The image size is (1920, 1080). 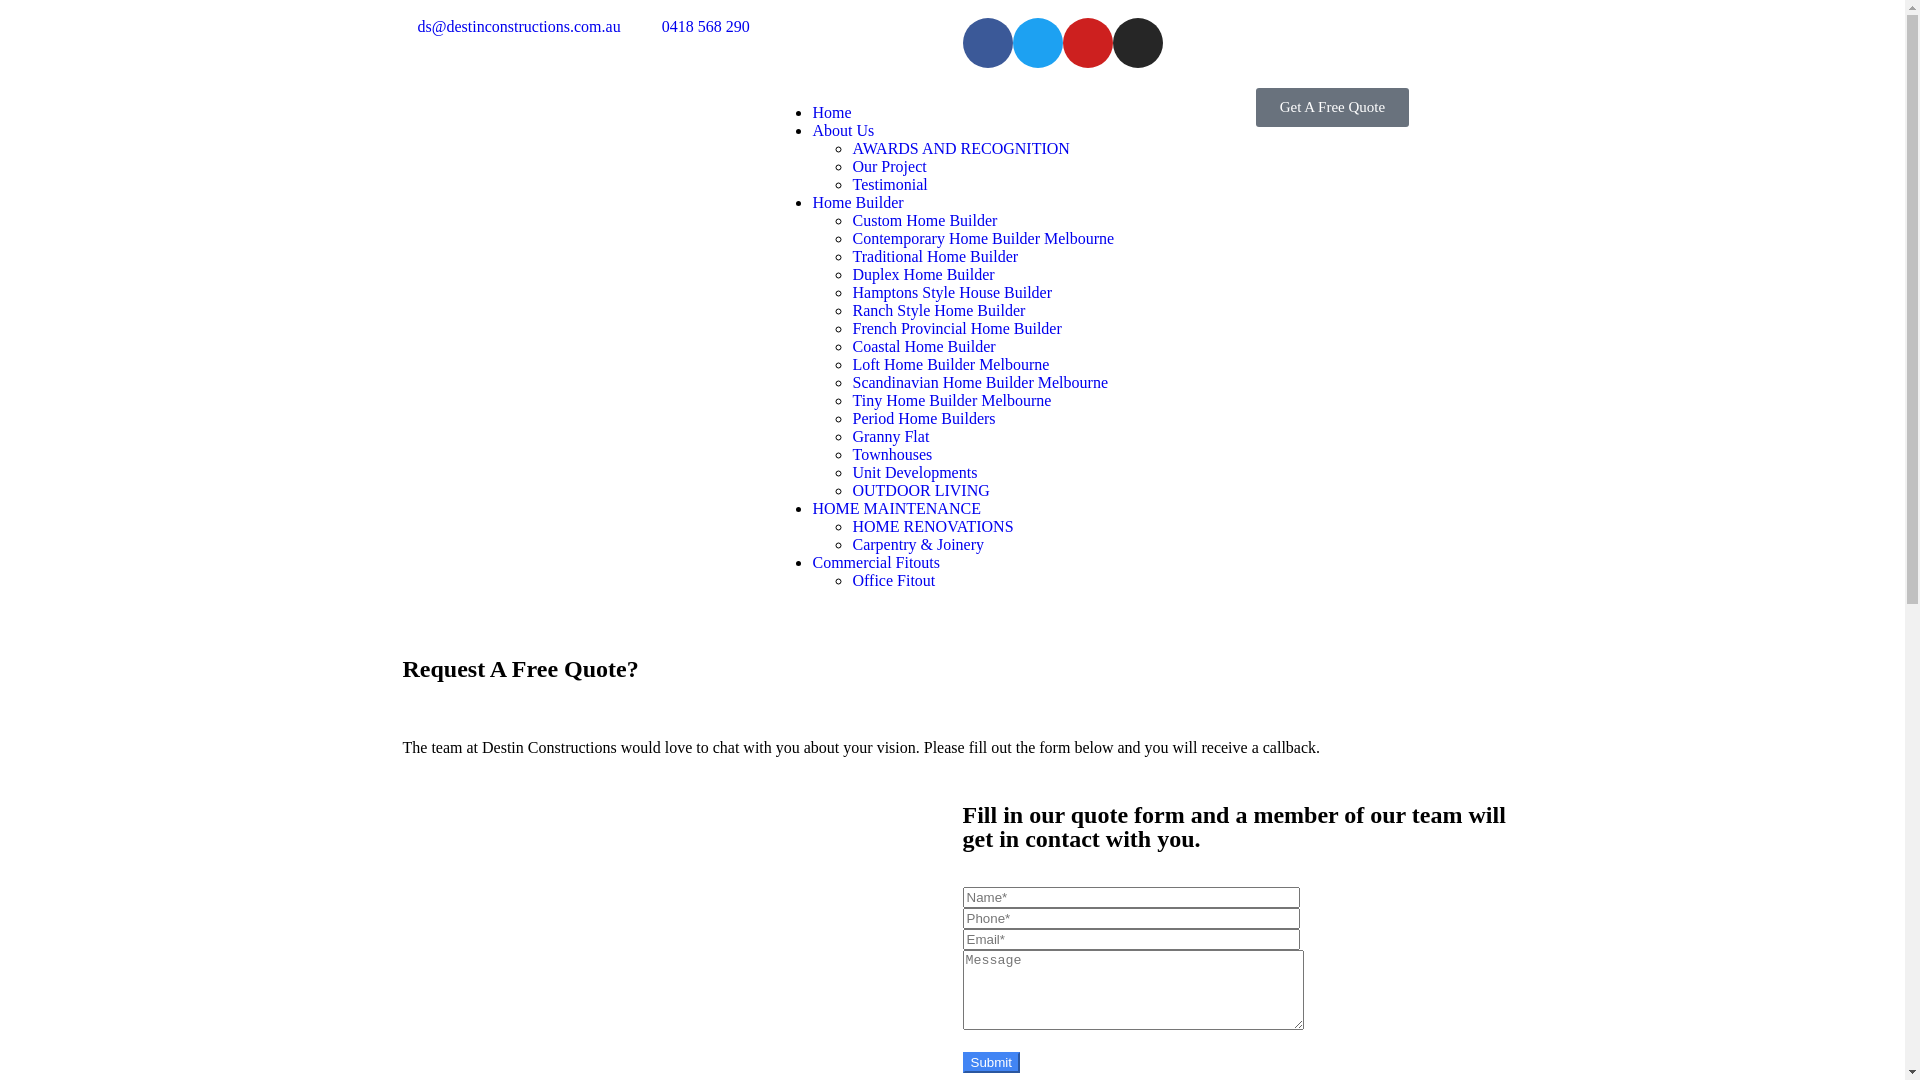 I want to click on 'Tiny Home Builder Melbourne', so click(x=950, y=400).